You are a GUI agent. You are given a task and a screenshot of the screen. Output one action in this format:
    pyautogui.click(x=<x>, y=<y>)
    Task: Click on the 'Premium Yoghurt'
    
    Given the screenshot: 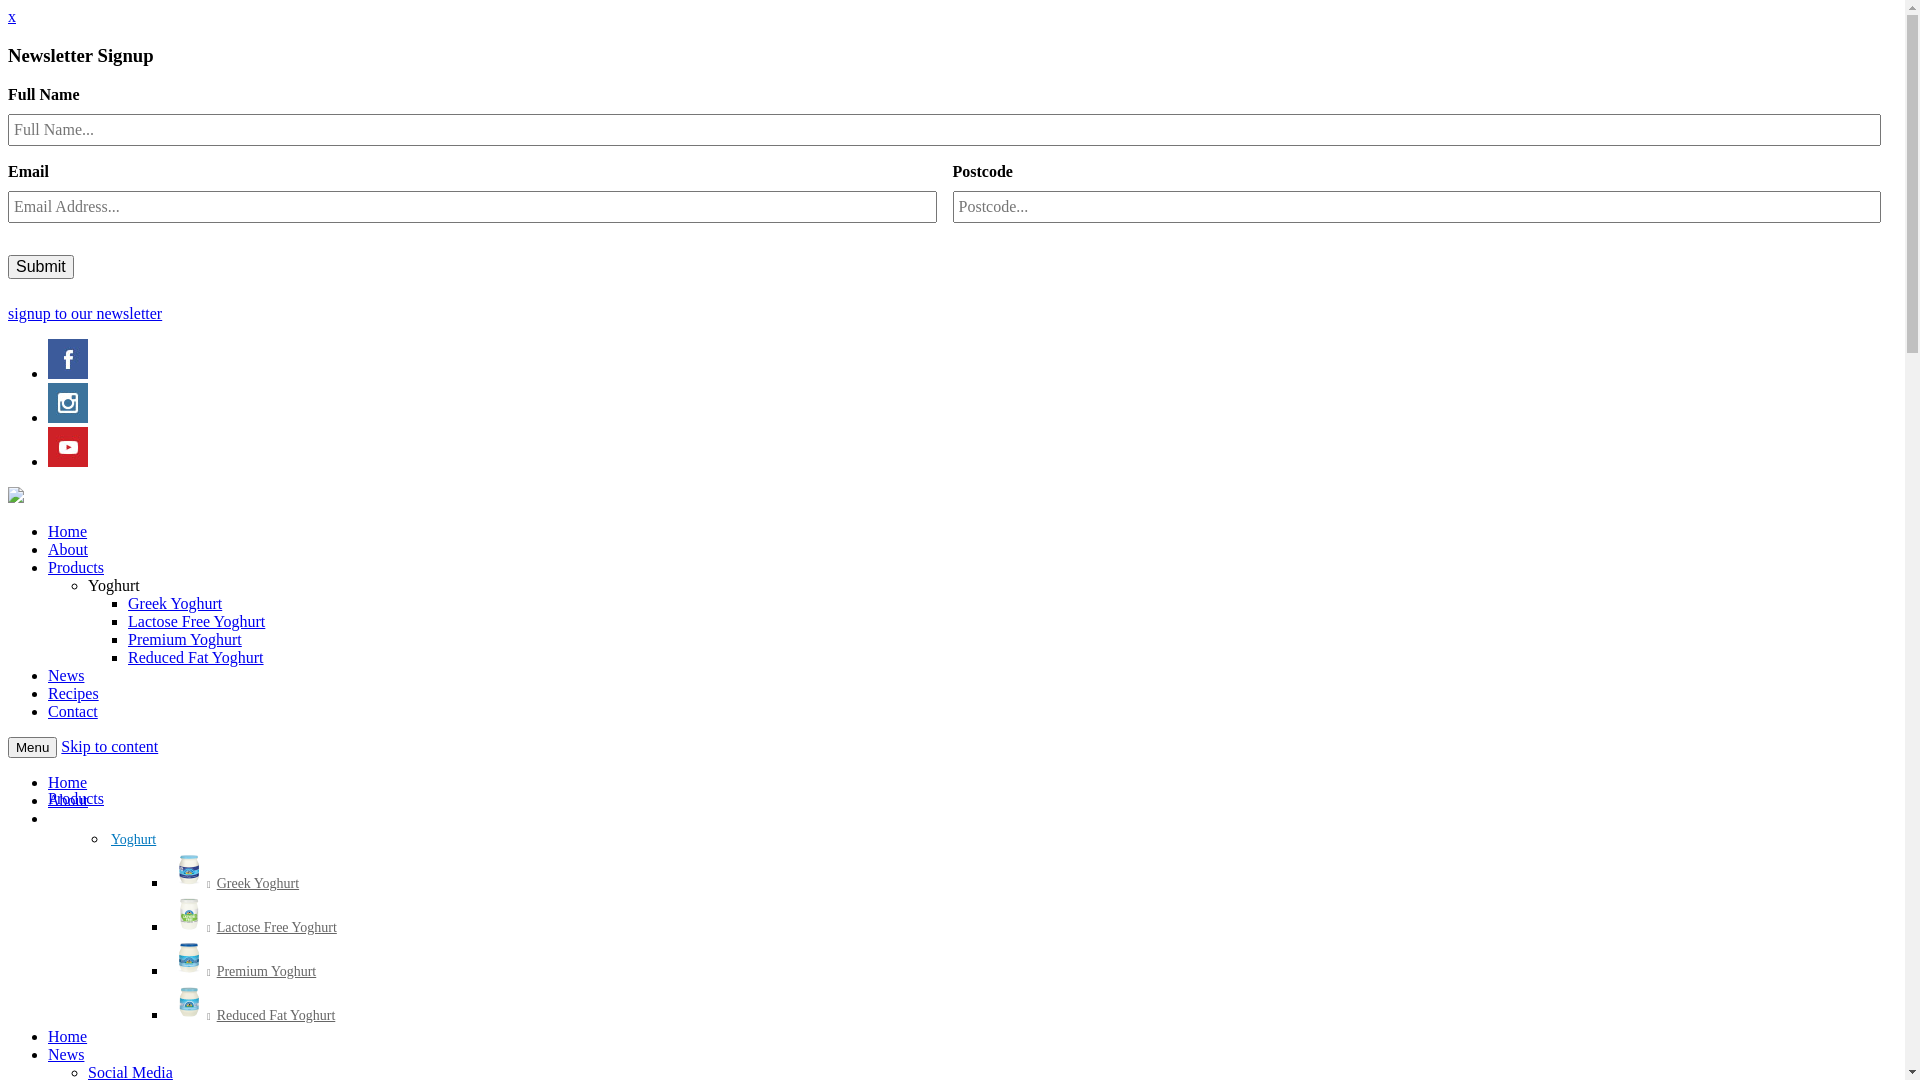 What is the action you would take?
    pyautogui.click(x=242, y=971)
    